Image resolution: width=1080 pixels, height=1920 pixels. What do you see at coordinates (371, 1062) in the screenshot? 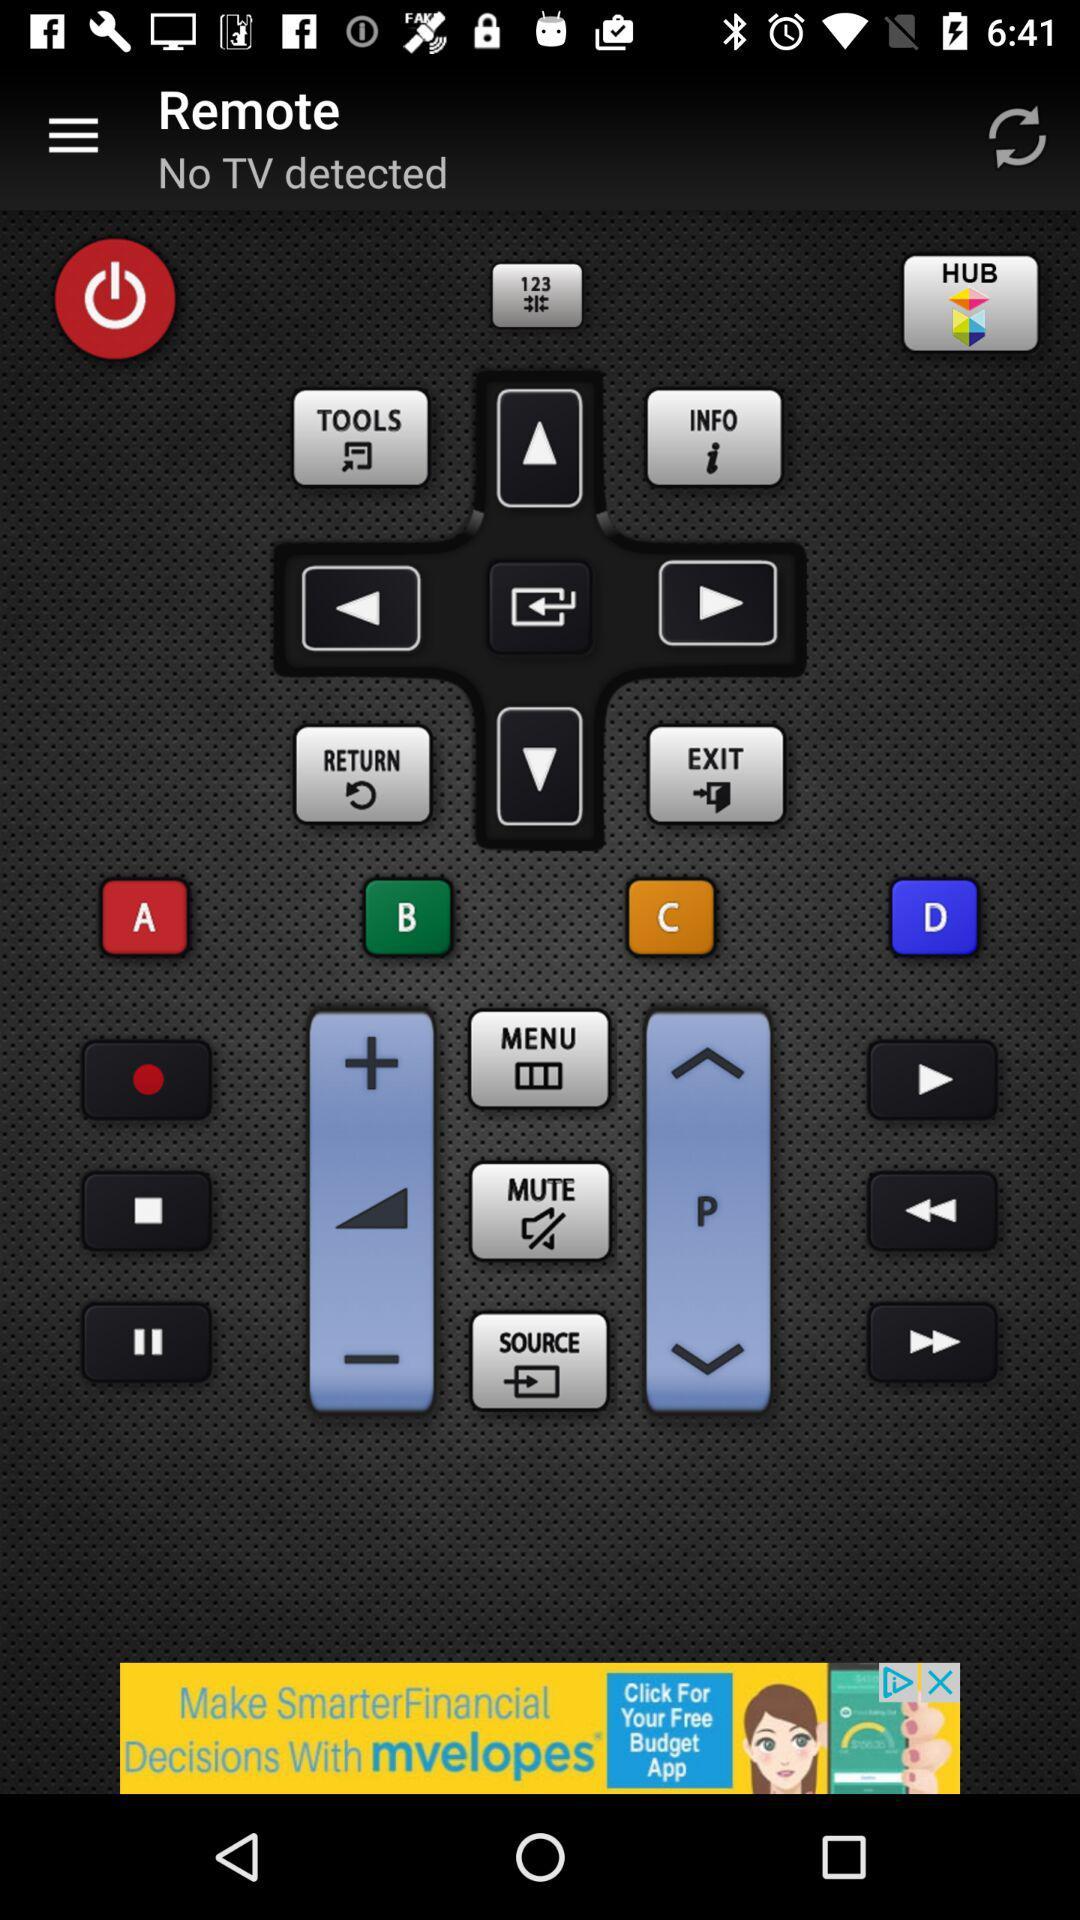
I see `increase volume` at bounding box center [371, 1062].